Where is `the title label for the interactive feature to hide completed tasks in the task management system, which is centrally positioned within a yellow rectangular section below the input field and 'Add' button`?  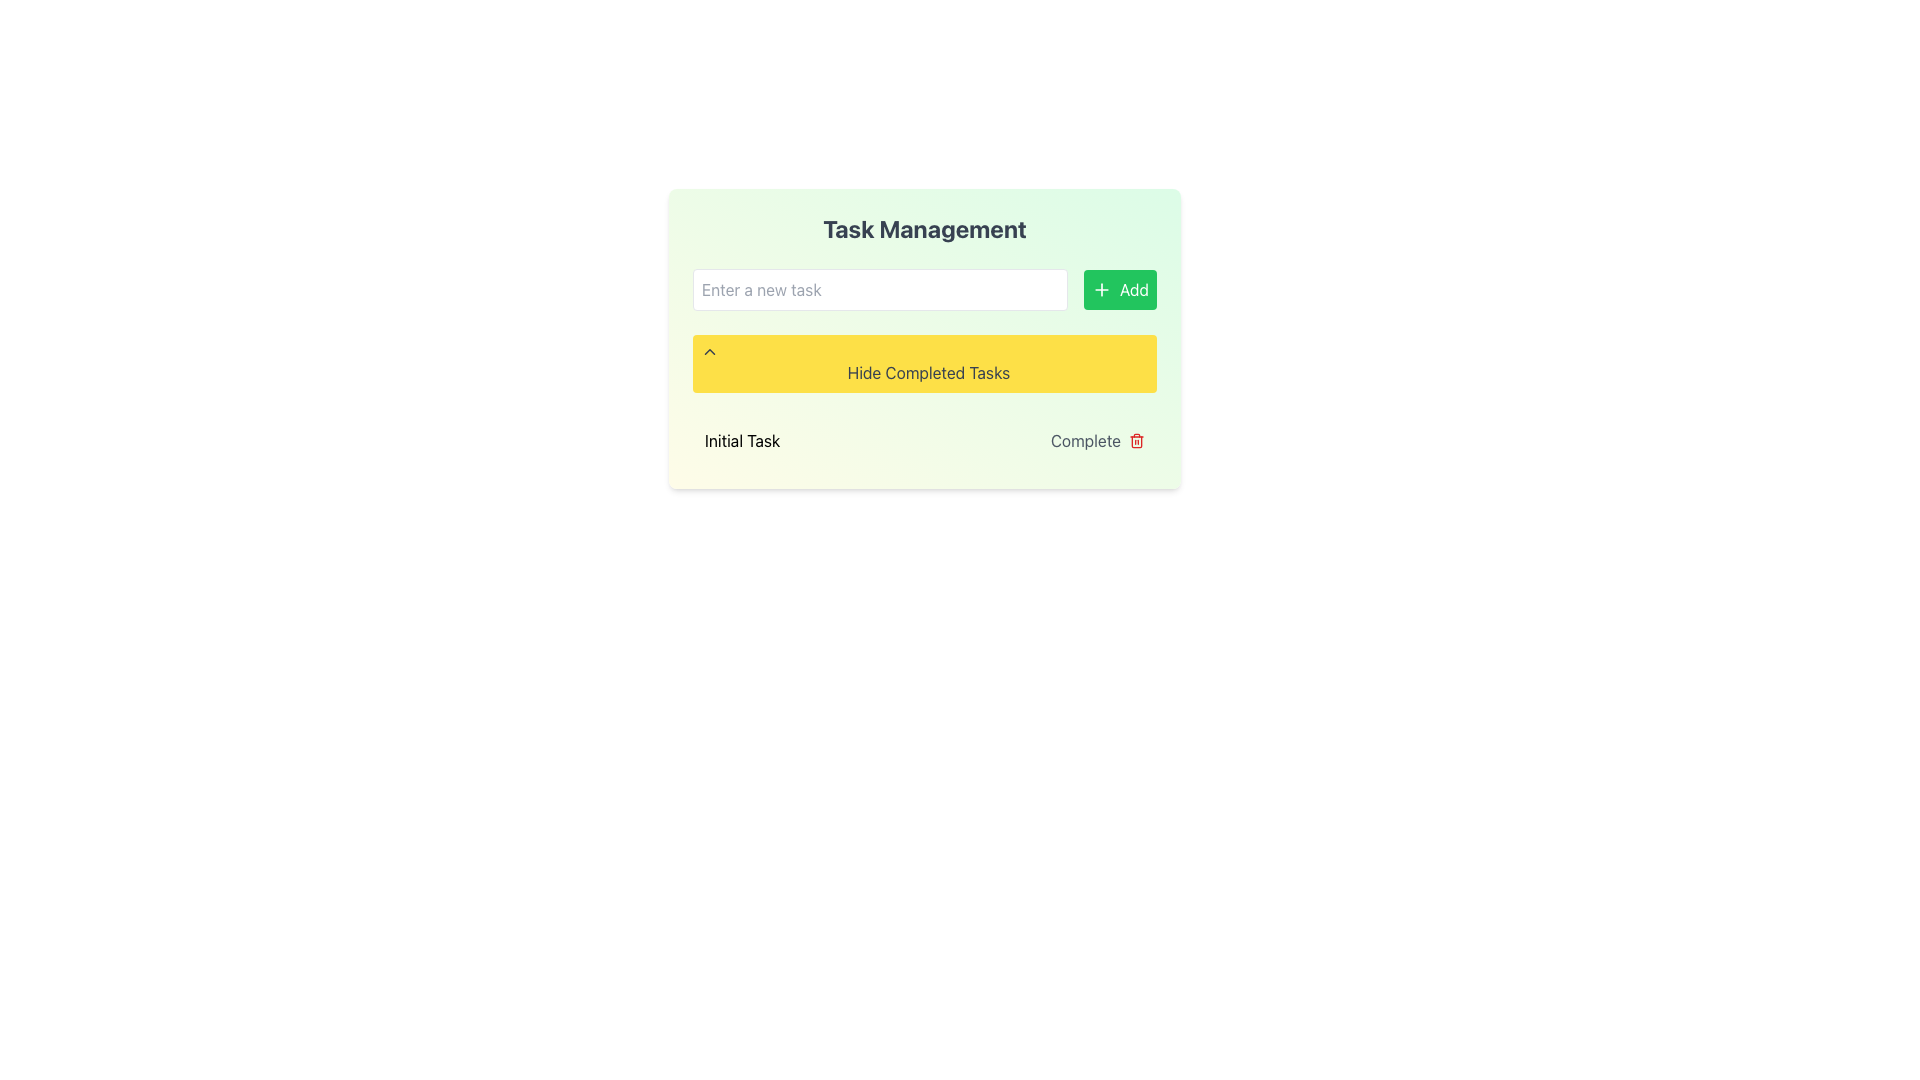 the title label for the interactive feature to hide completed tasks in the task management system, which is centrally positioned within a yellow rectangular section below the input field and 'Add' button is located at coordinates (927, 373).